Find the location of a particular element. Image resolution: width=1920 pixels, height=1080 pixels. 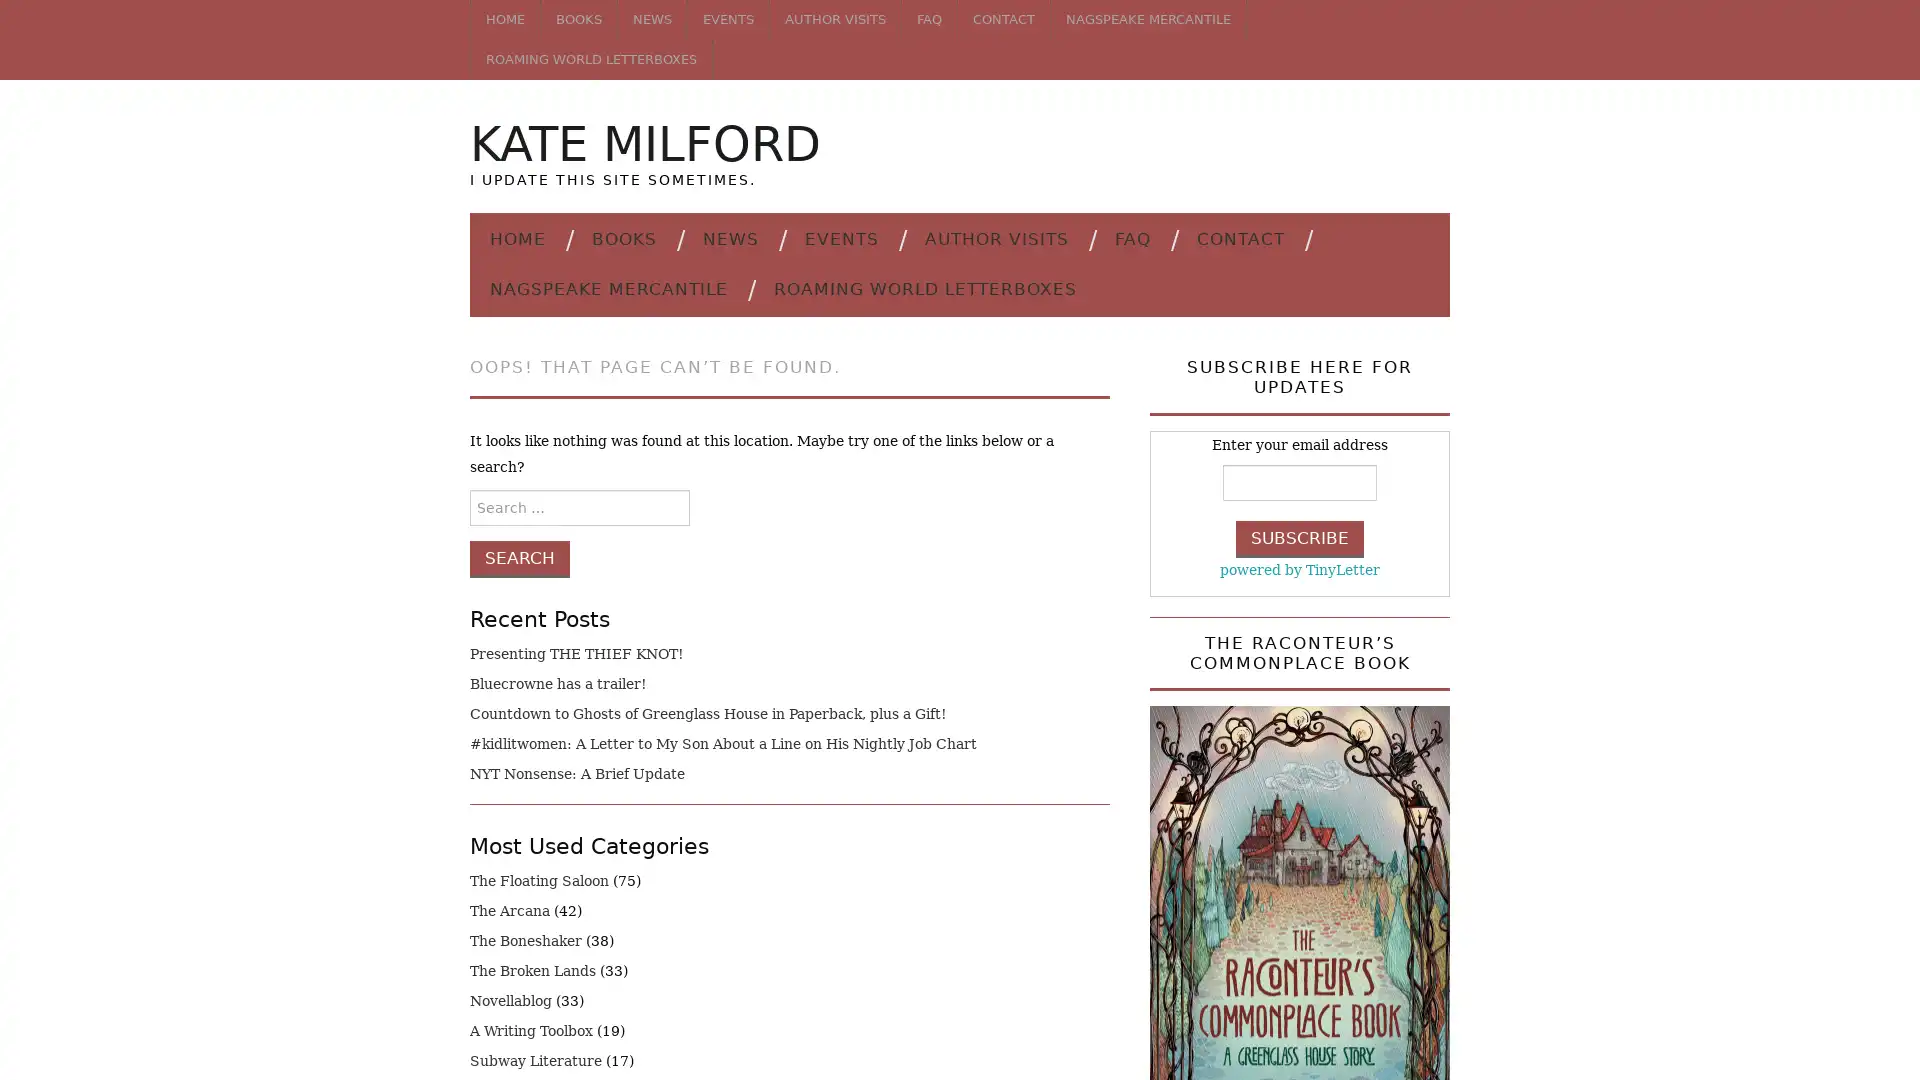

Search is located at coordinates (519, 558).